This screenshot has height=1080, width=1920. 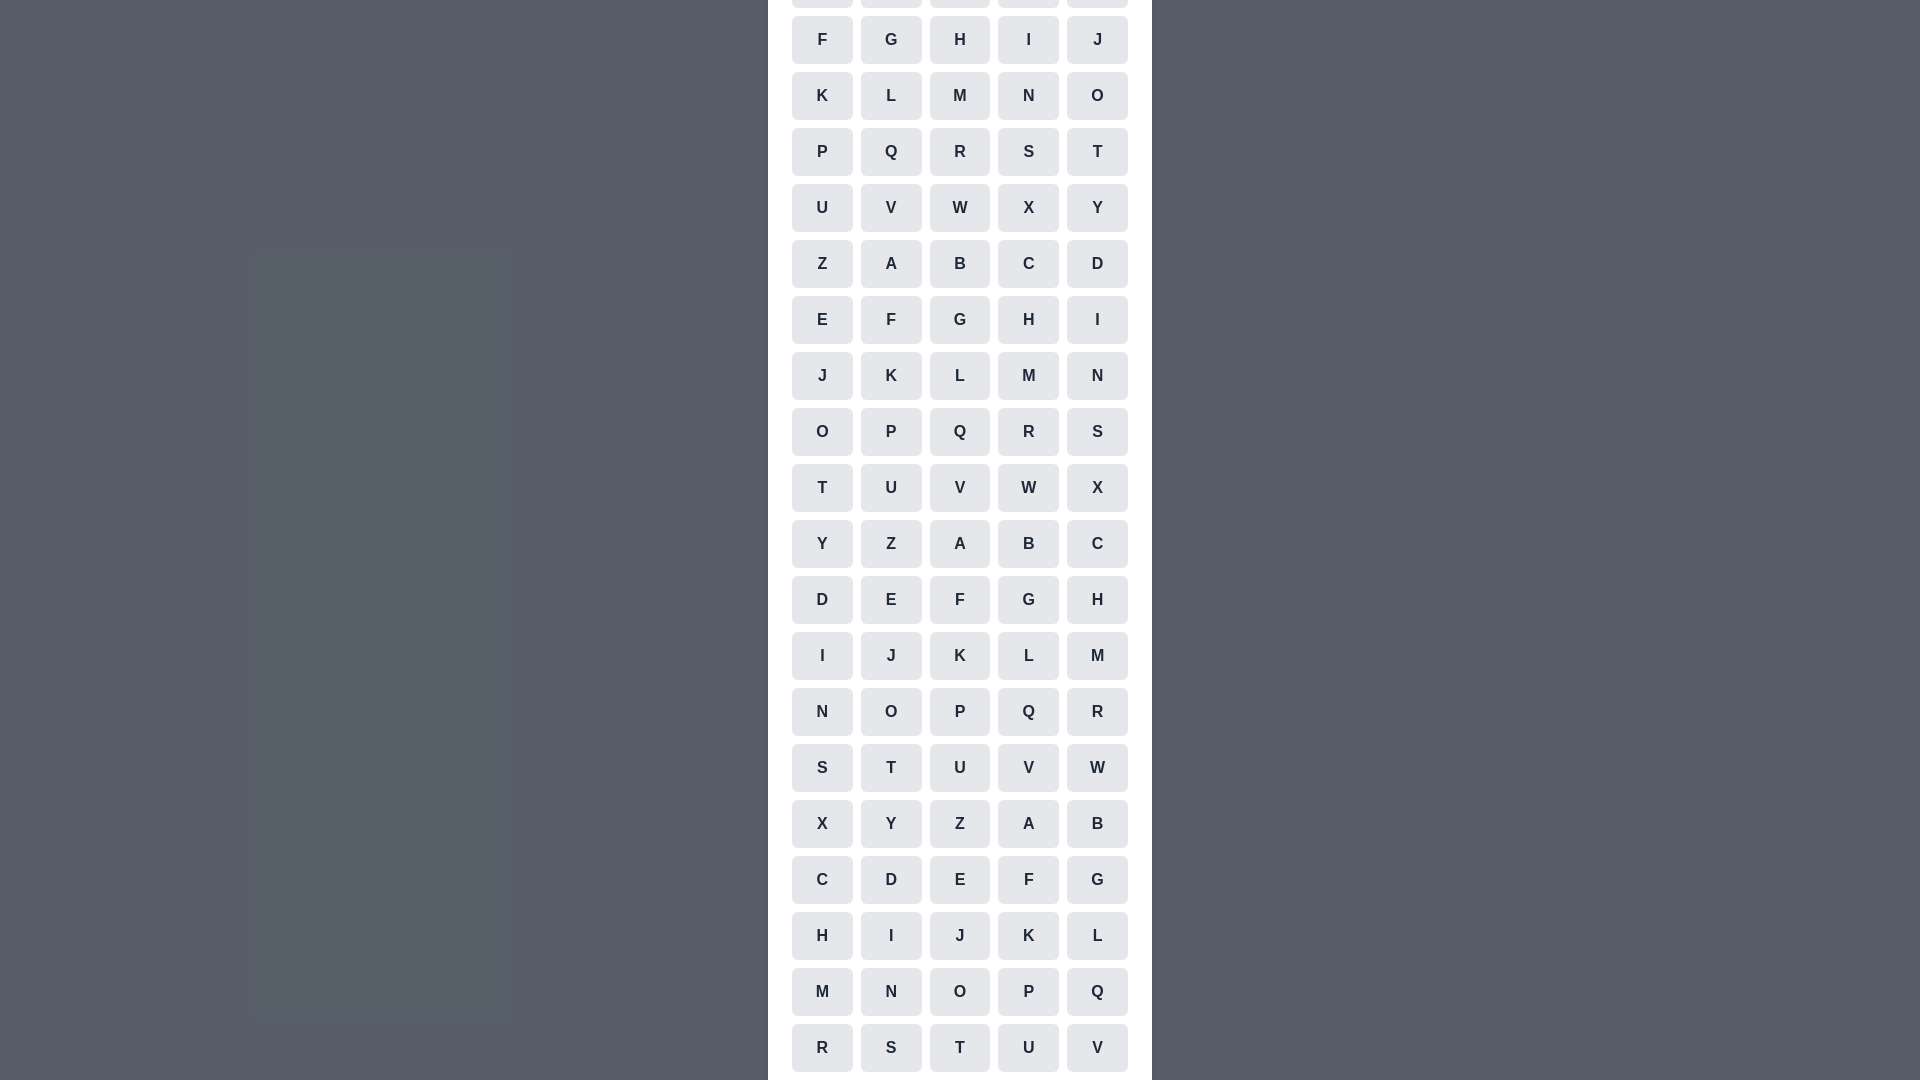 What do you see at coordinates (1097, 39) in the screenshot?
I see `the cell representing the character J` at bounding box center [1097, 39].